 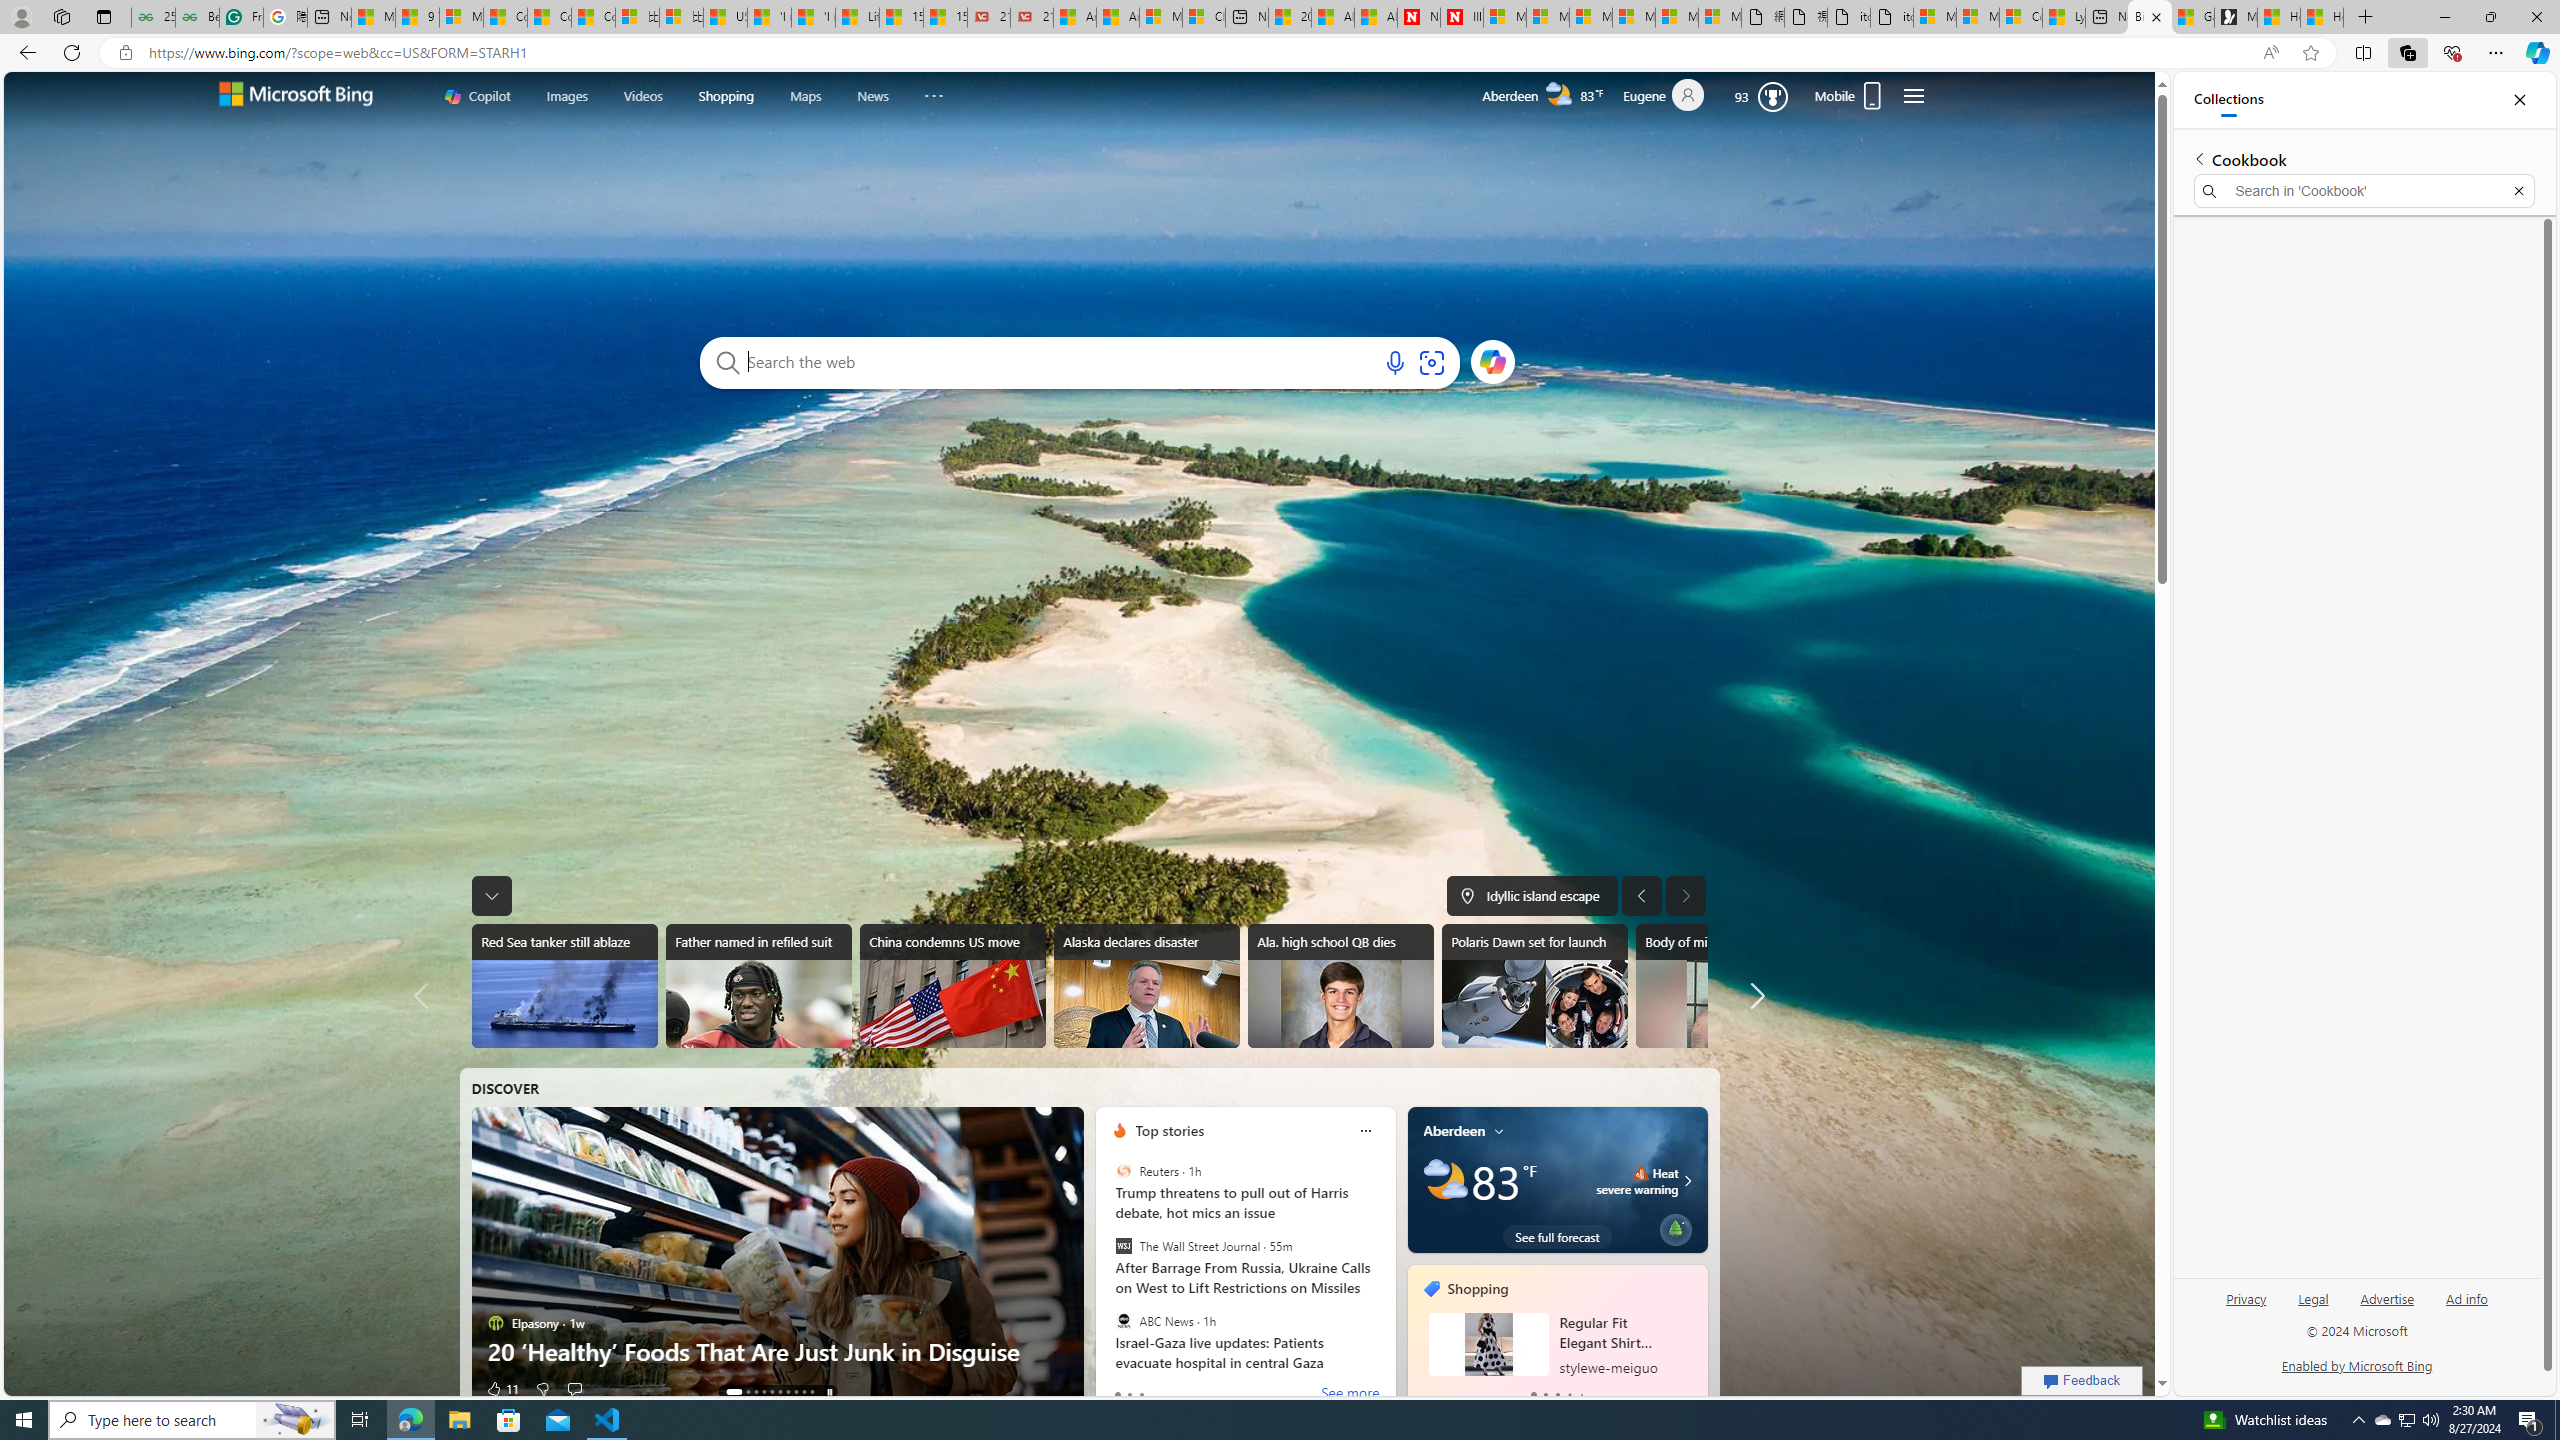 I want to click on 'Eugene', so click(x=1671, y=95).